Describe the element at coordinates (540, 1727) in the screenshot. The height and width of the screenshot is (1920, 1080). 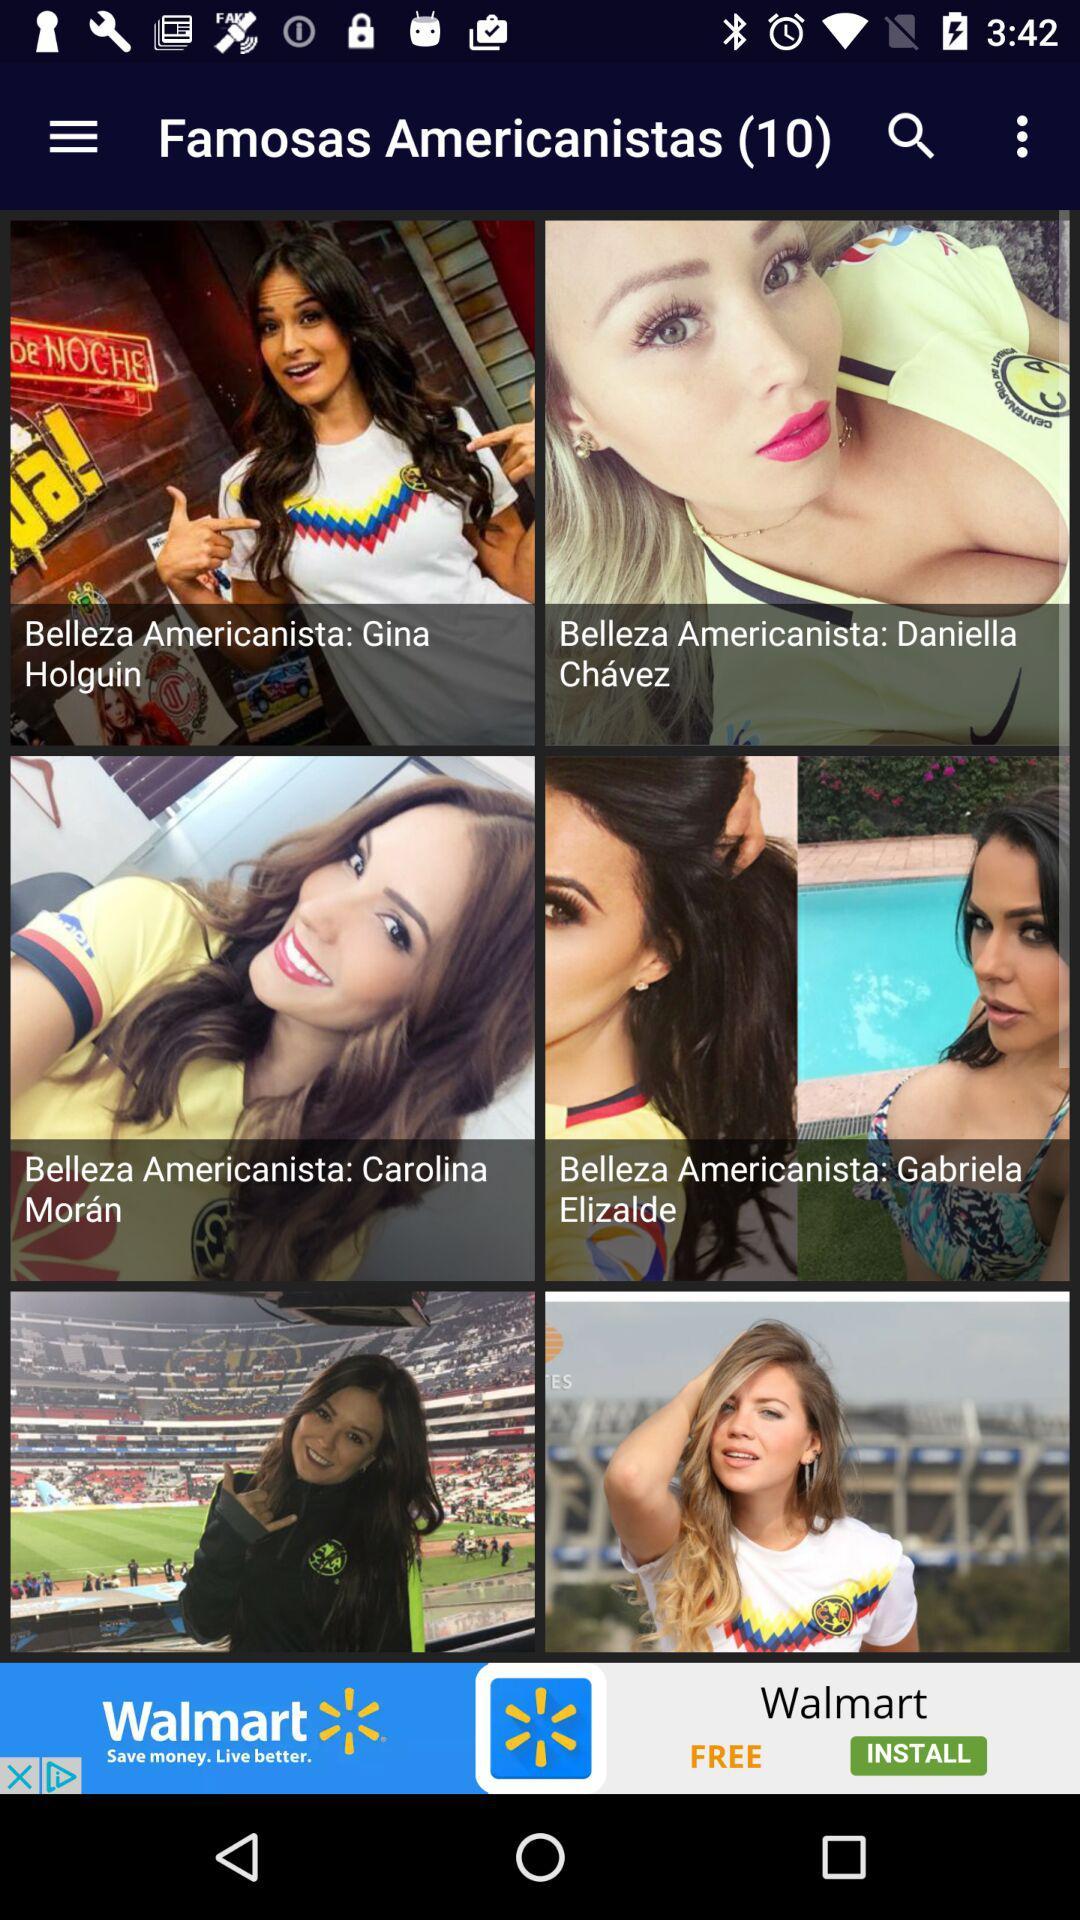
I see `advertisement` at that location.